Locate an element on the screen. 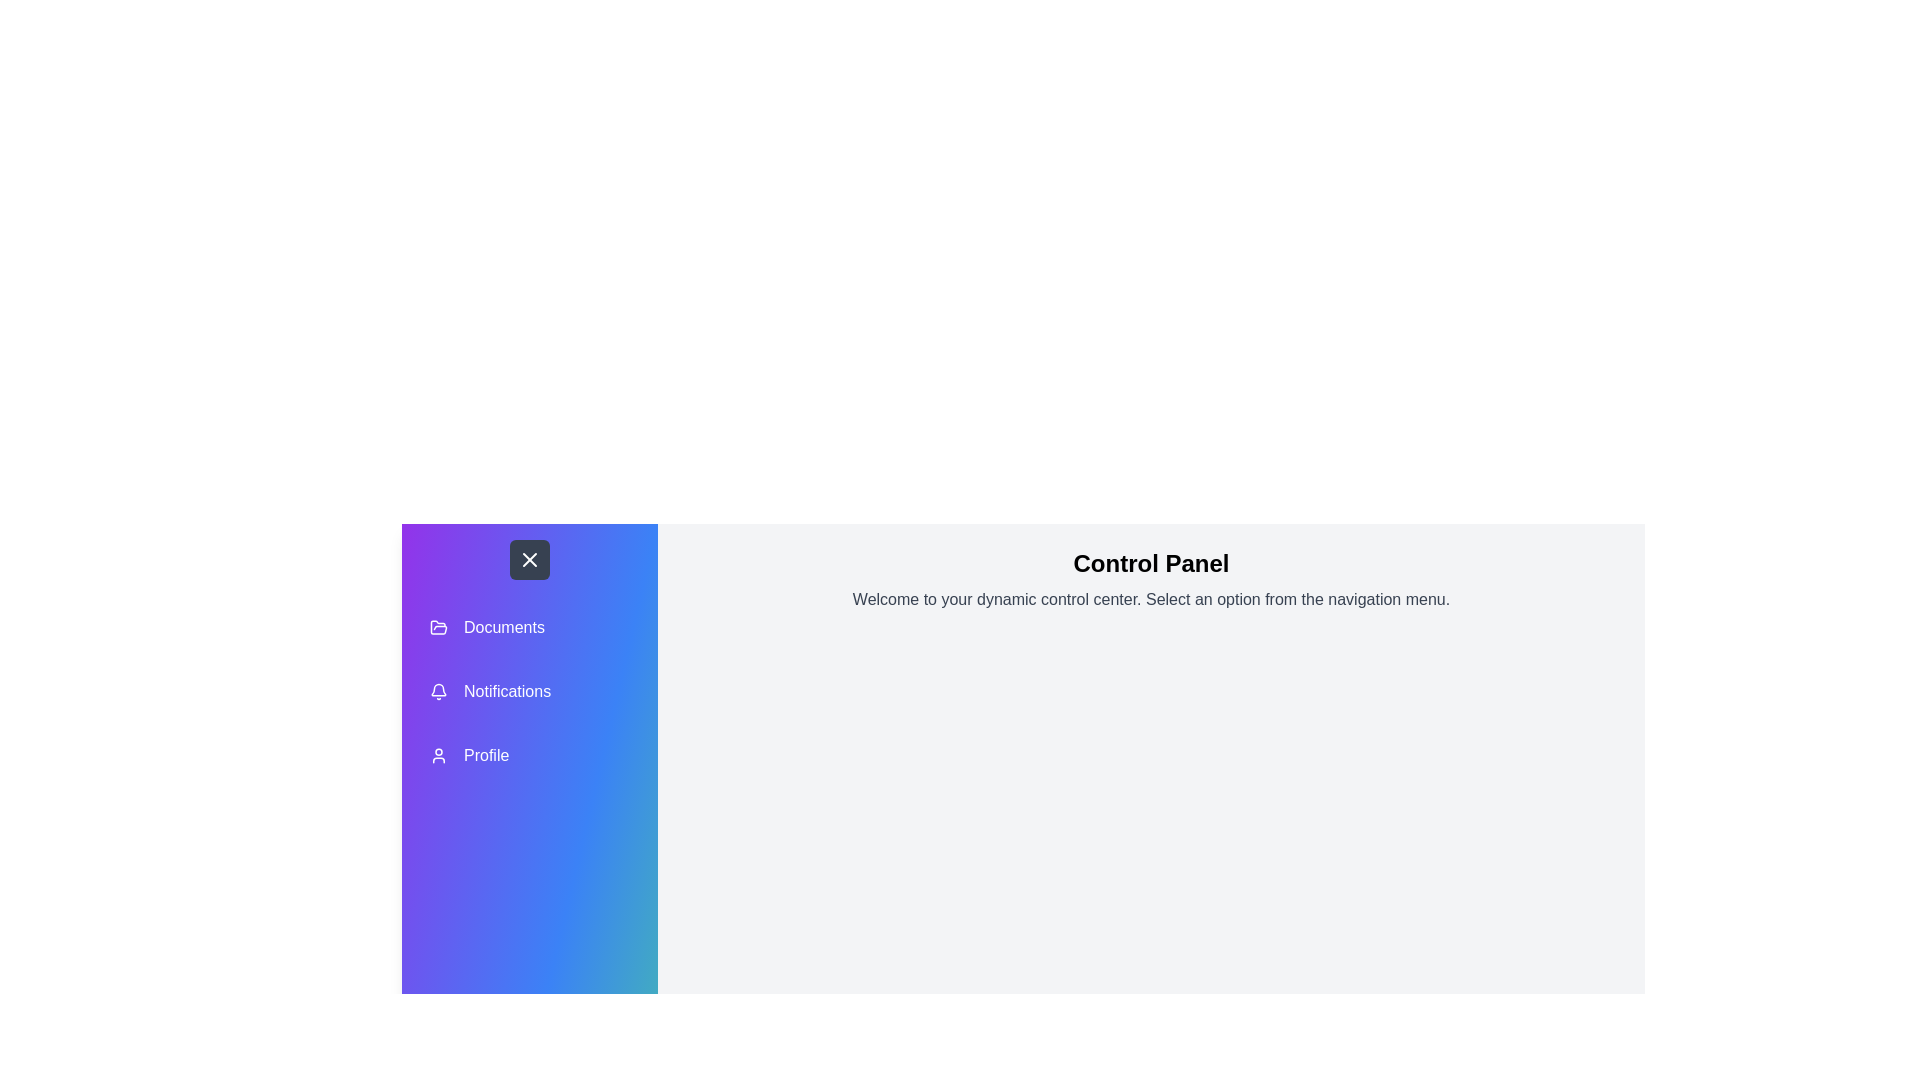 This screenshot has width=1920, height=1080. the button with the X icon to toggle the drawer is located at coordinates (529, 559).